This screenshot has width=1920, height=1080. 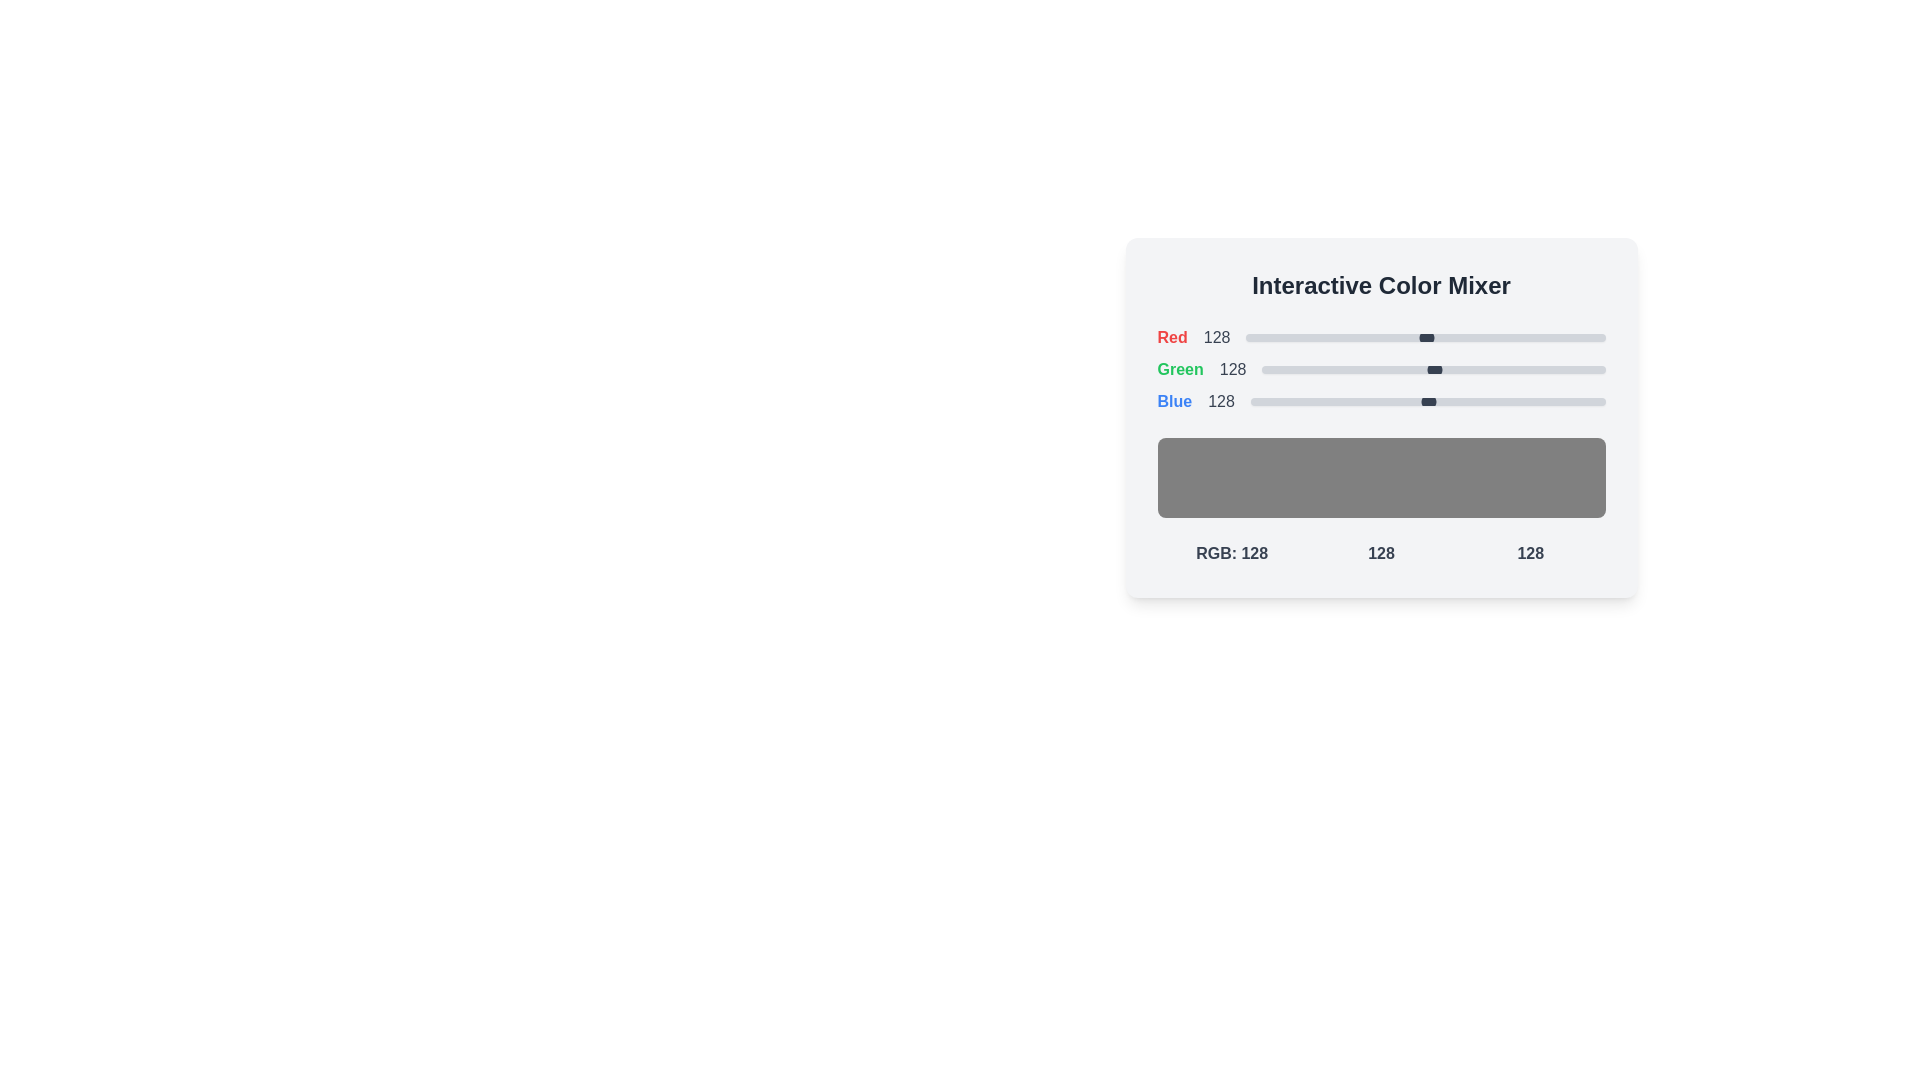 What do you see at coordinates (1547, 370) in the screenshot?
I see `the green color intensity` at bounding box center [1547, 370].